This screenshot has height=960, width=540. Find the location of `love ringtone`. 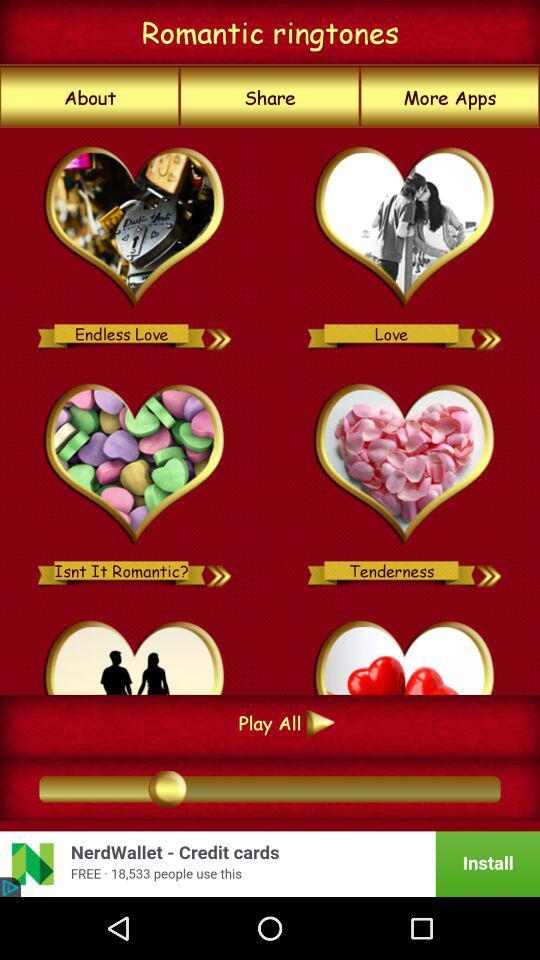

love ringtone is located at coordinates (489, 333).